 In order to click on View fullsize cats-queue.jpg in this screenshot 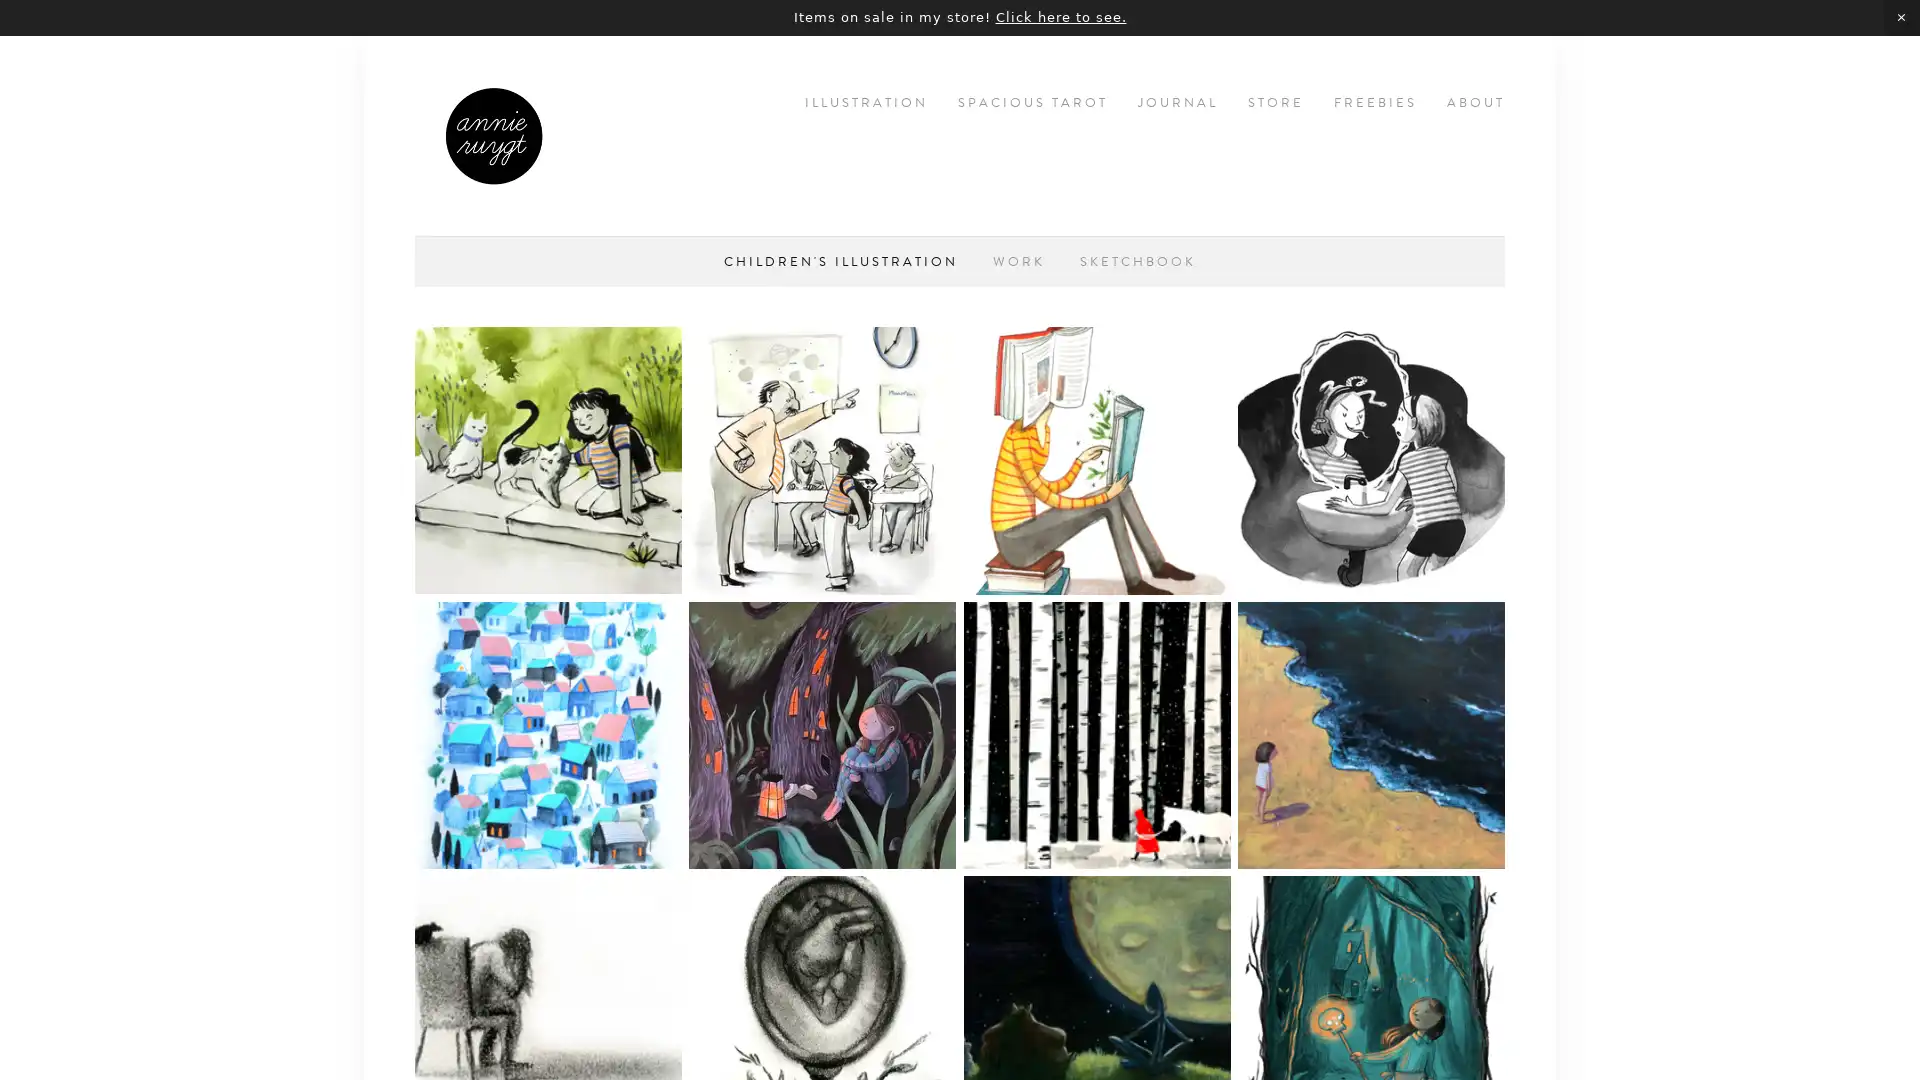, I will do `click(548, 460)`.